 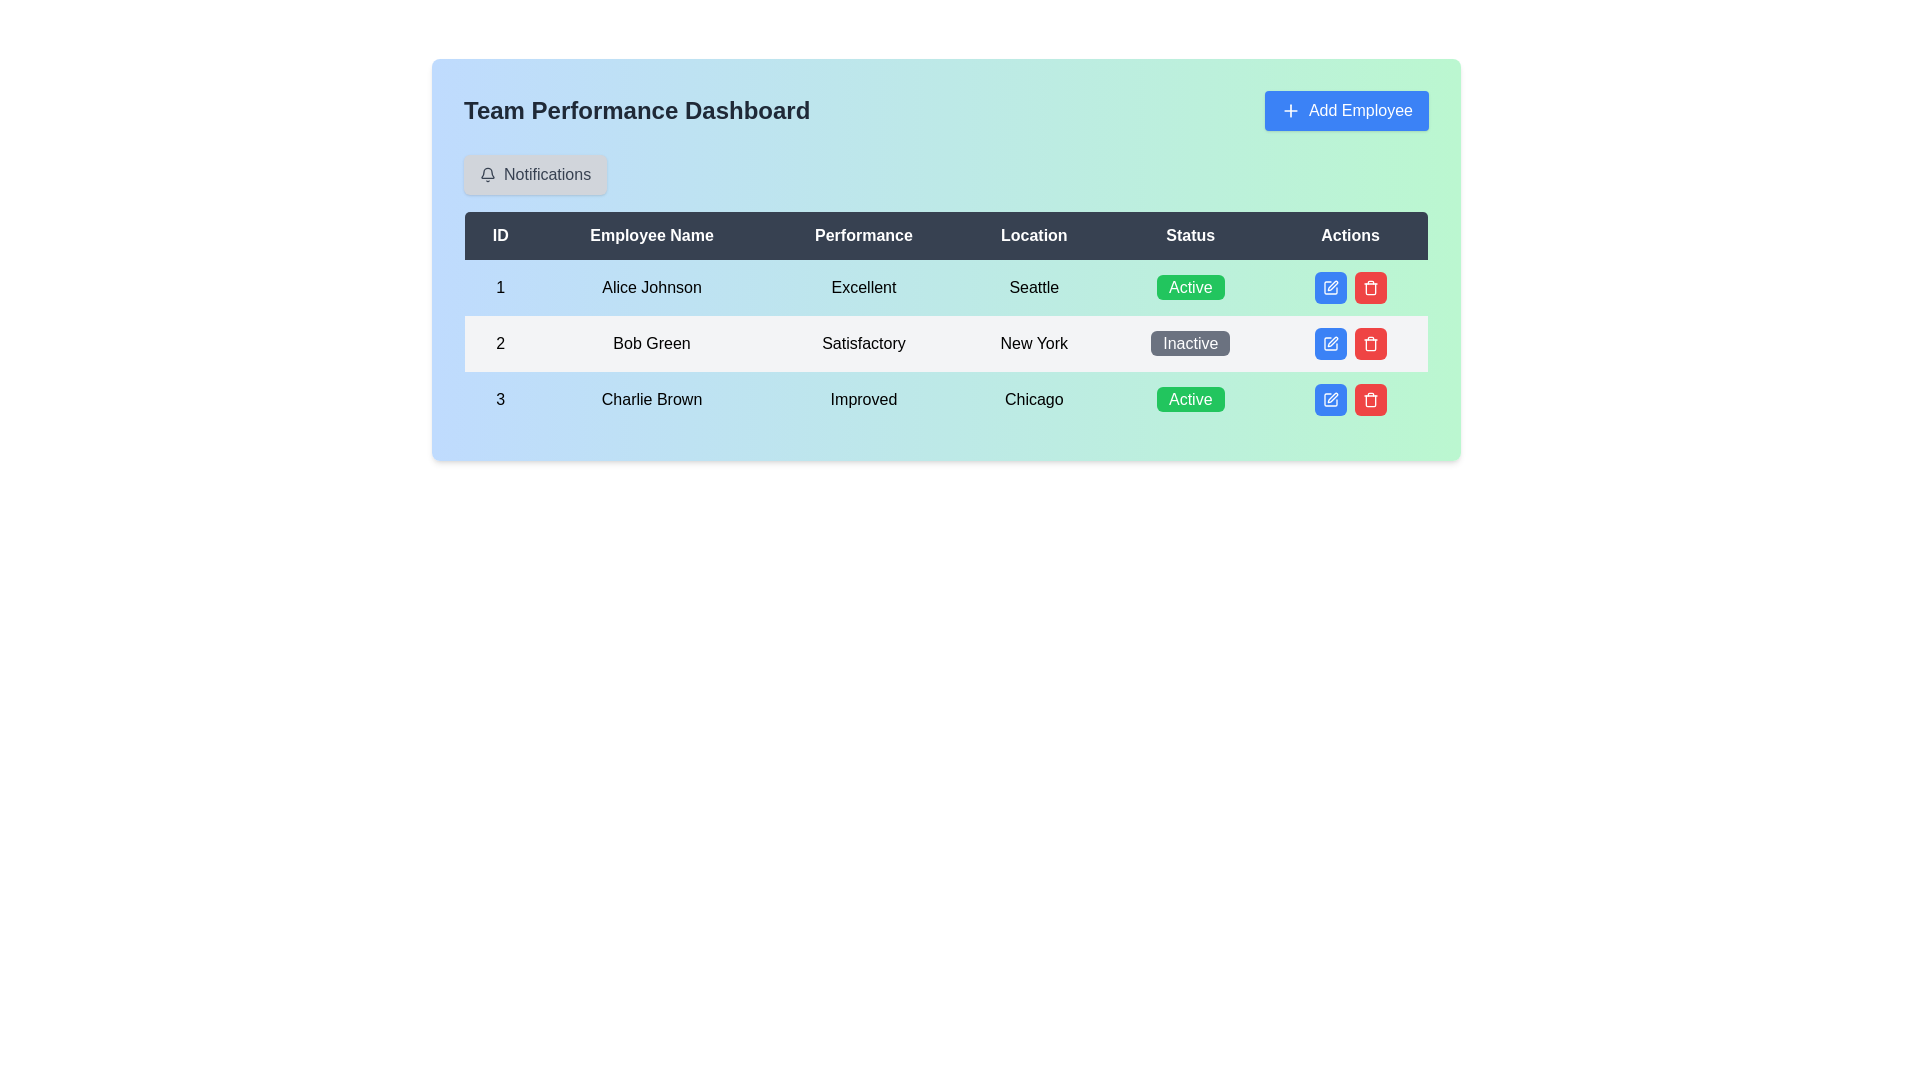 I want to click on the Text Label that serves as a header for the column listing location-related data for employees, located between 'Performance' and 'Status' in the header row of the table, so click(x=1034, y=234).